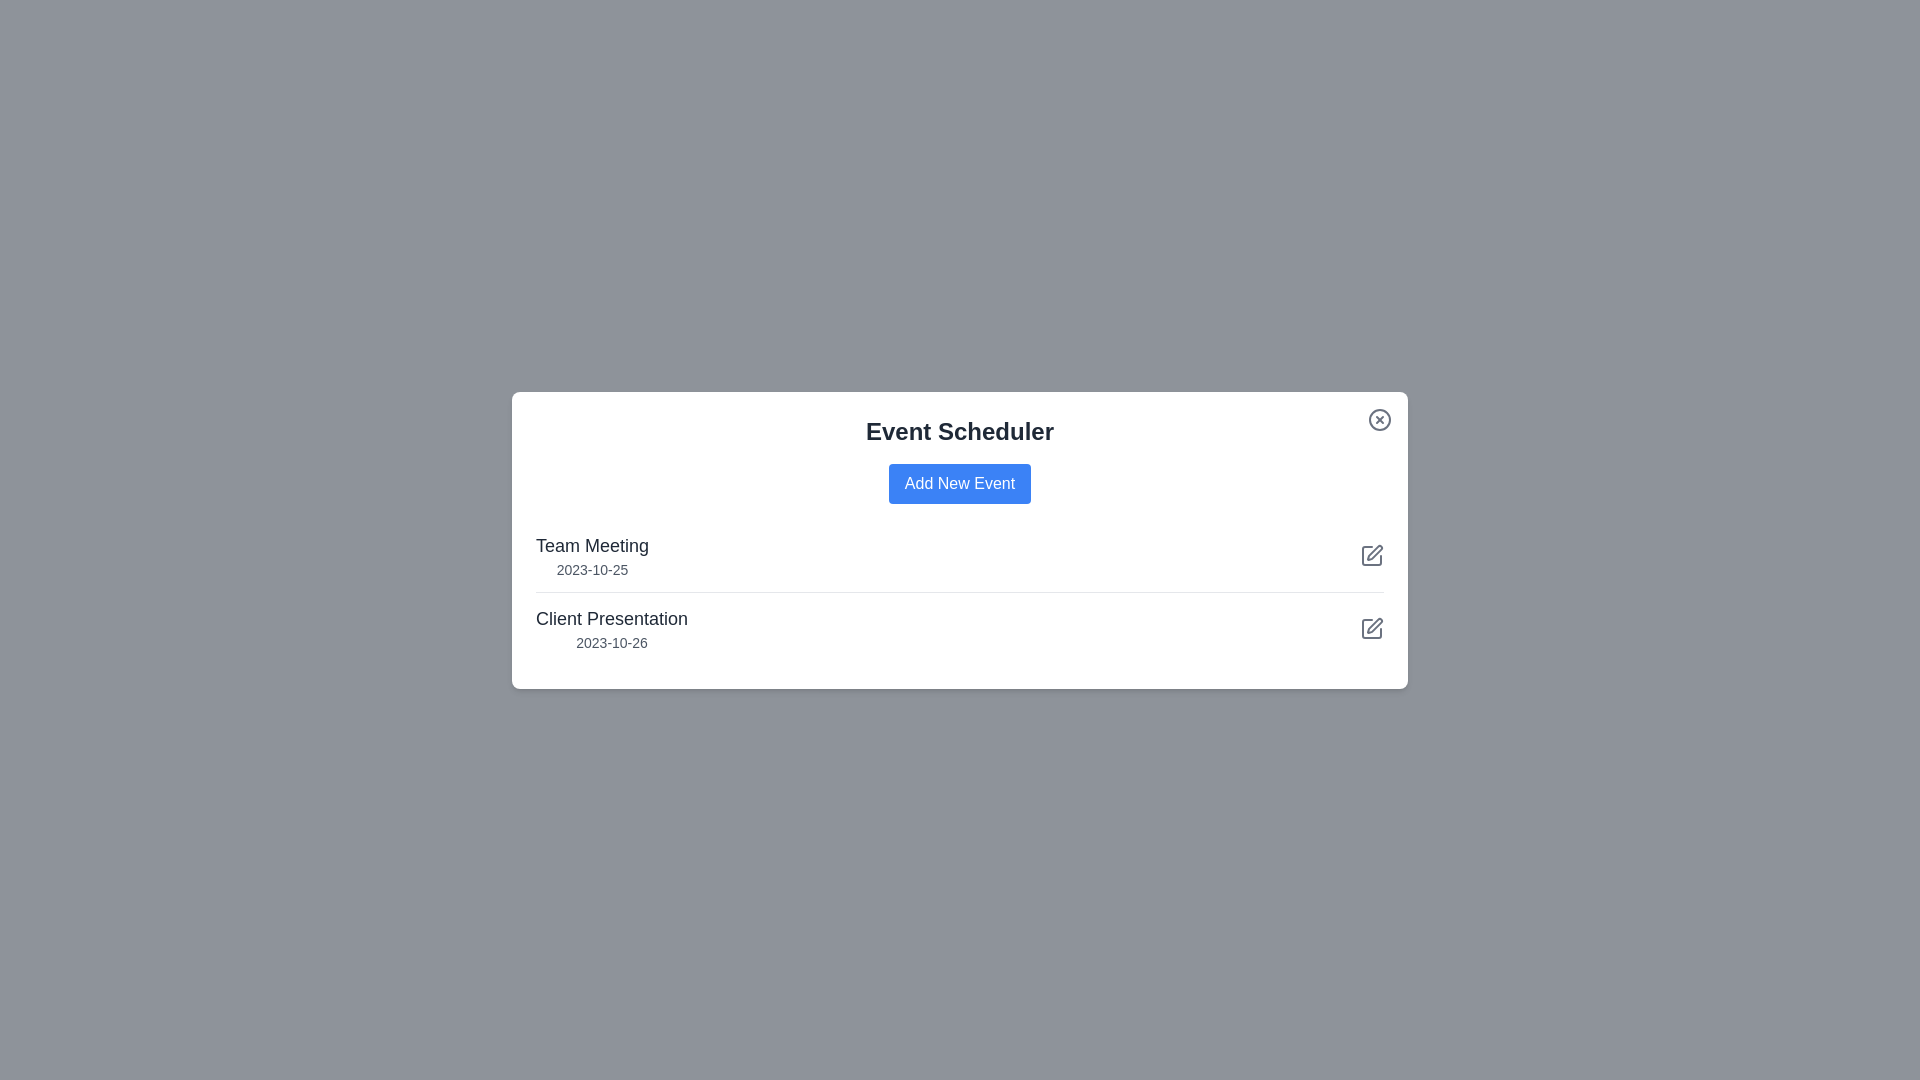 The height and width of the screenshot is (1080, 1920). What do you see at coordinates (1371, 627) in the screenshot?
I see `the edit icon (pencil inside a square) located to the right of 'Client Presentation' with the date '2023-10-26'` at bounding box center [1371, 627].